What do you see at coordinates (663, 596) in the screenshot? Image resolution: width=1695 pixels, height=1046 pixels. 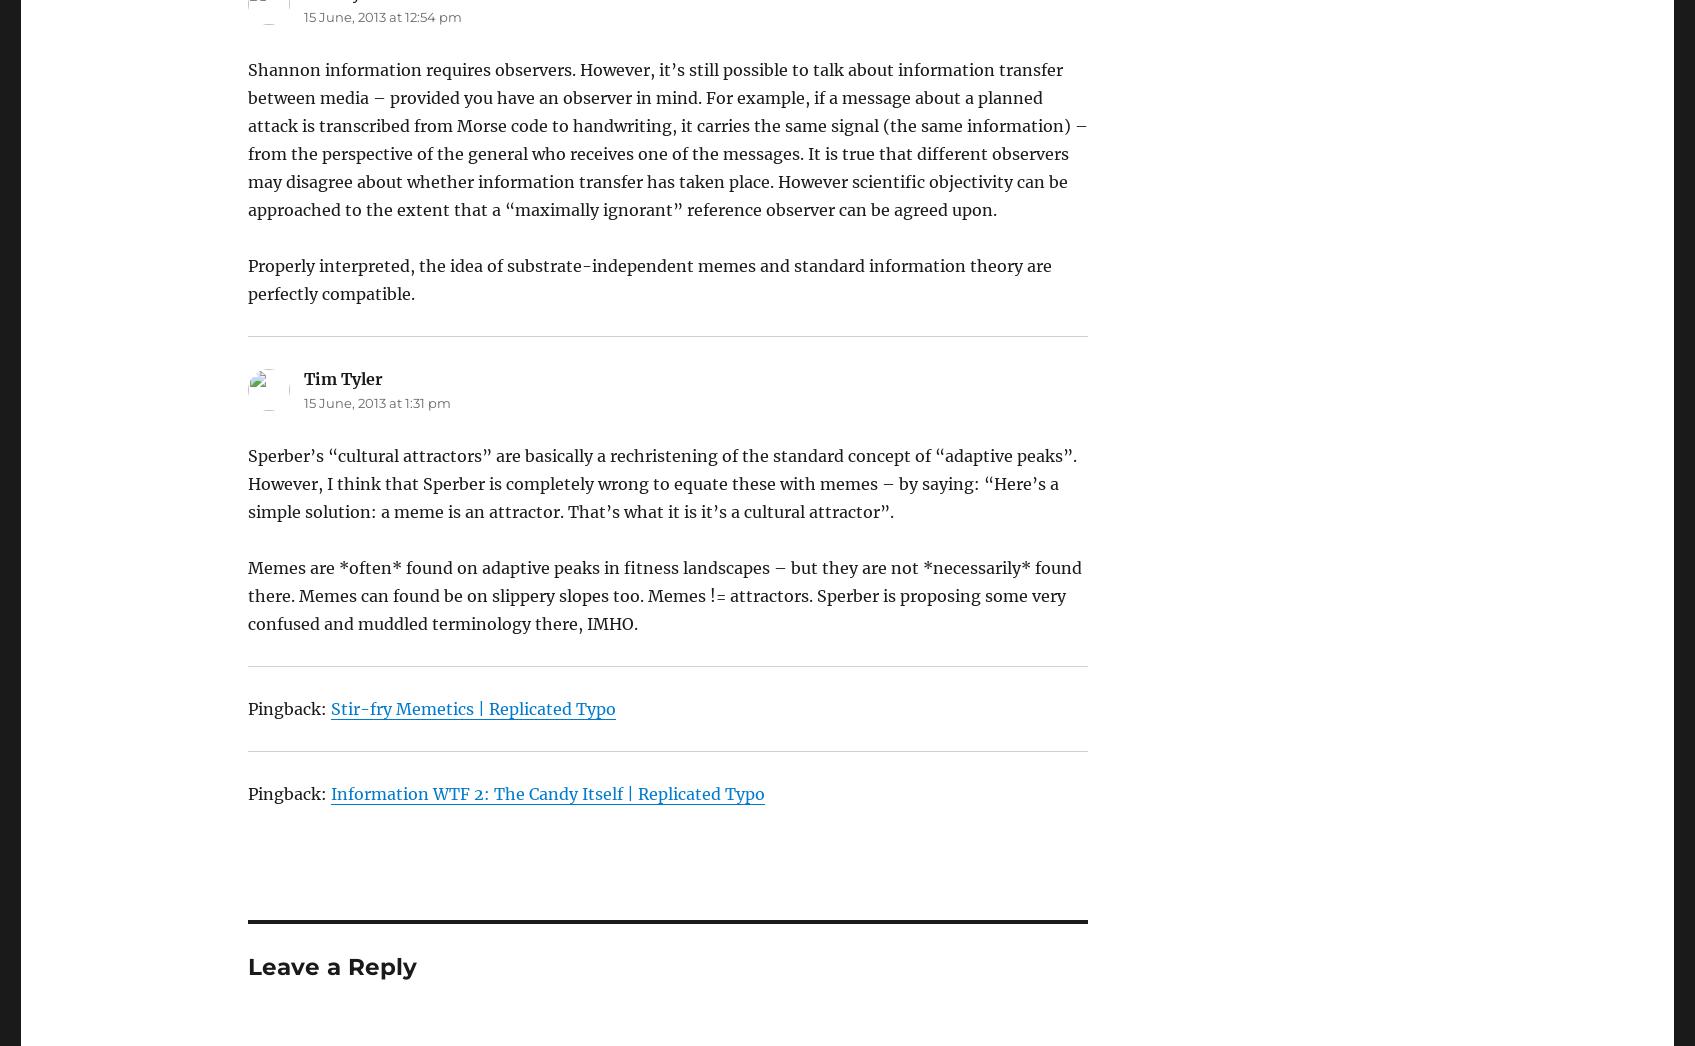 I see `'Memes are *often* found on adaptive peaks in fitness landscapes – but they are not *necessarily* found there.  Memes can found be on slippery slopes too.  Memes != attractors. Sperber is proposing some very confused and muddled terminology there, IMHO.'` at bounding box center [663, 596].